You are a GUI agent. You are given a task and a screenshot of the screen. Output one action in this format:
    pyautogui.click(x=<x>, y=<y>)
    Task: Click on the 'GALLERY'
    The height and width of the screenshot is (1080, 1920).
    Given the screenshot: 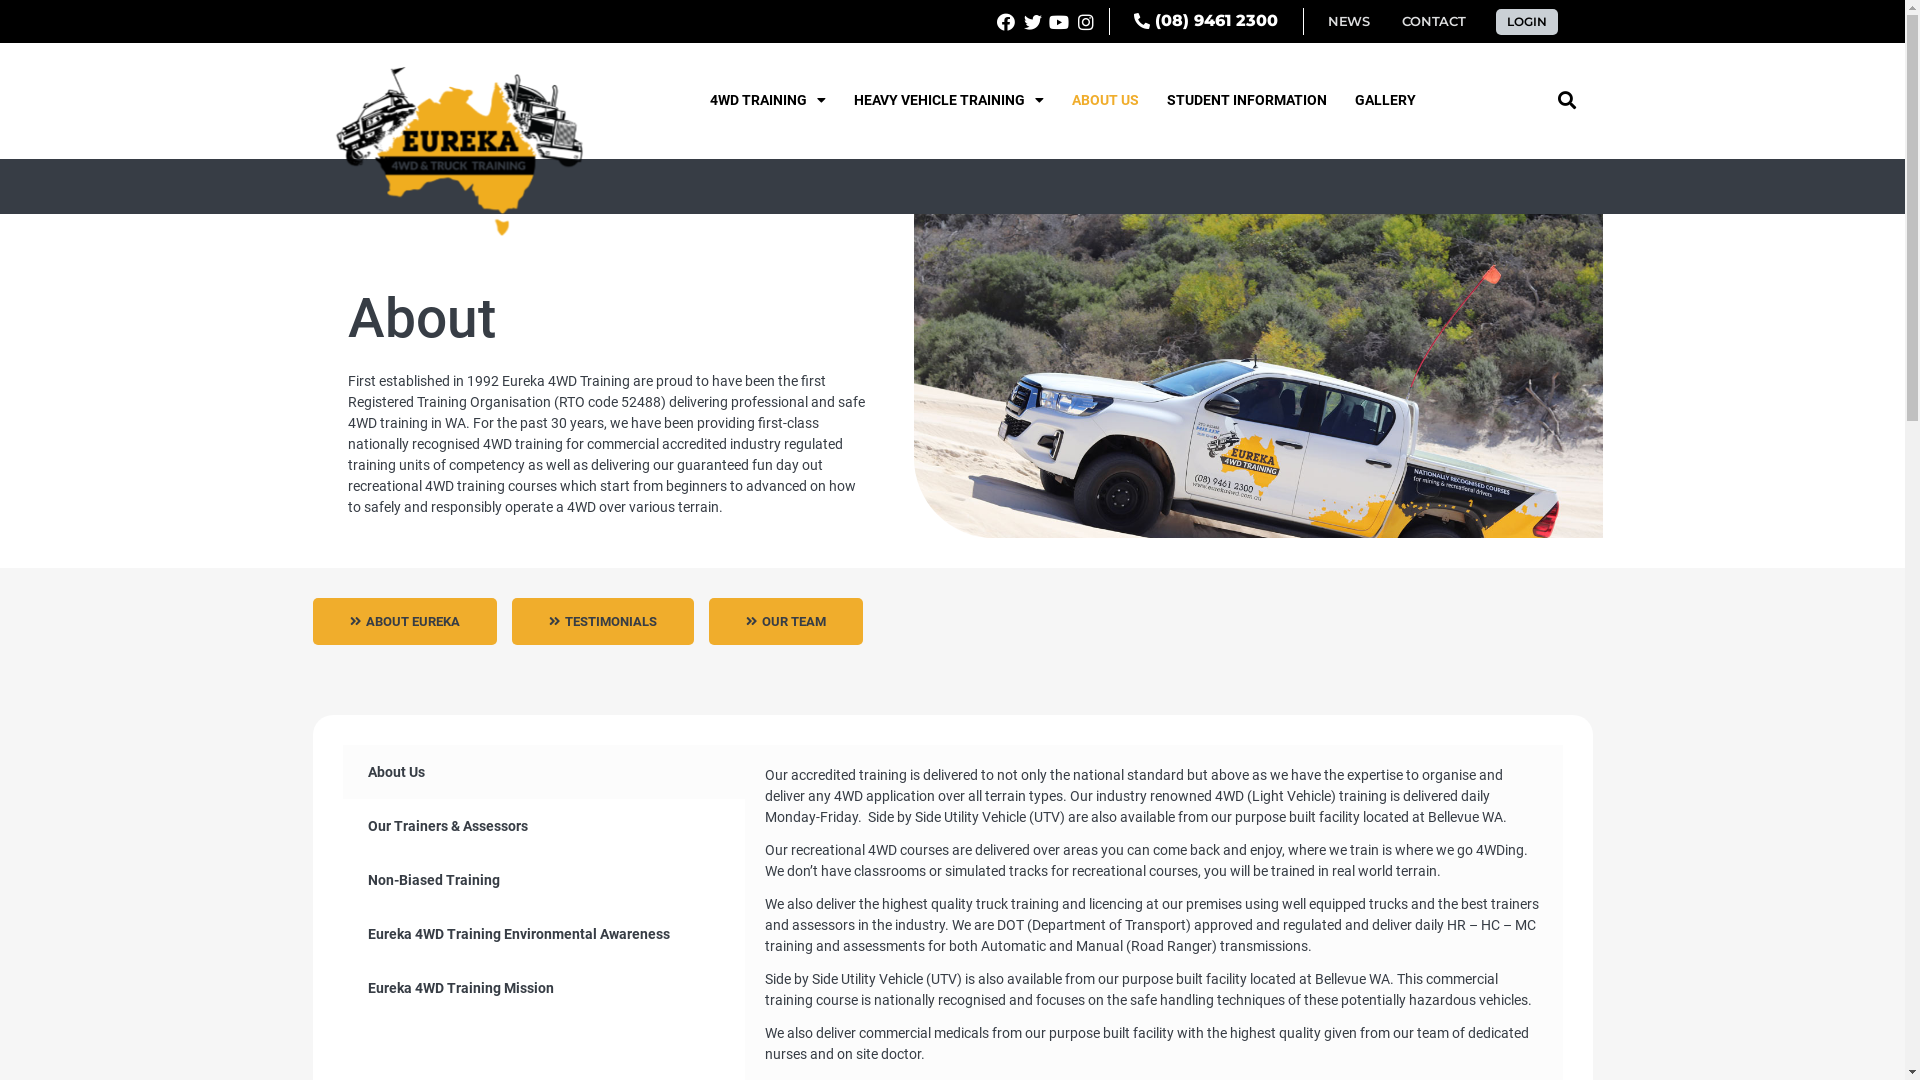 What is the action you would take?
    pyautogui.click(x=1384, y=100)
    